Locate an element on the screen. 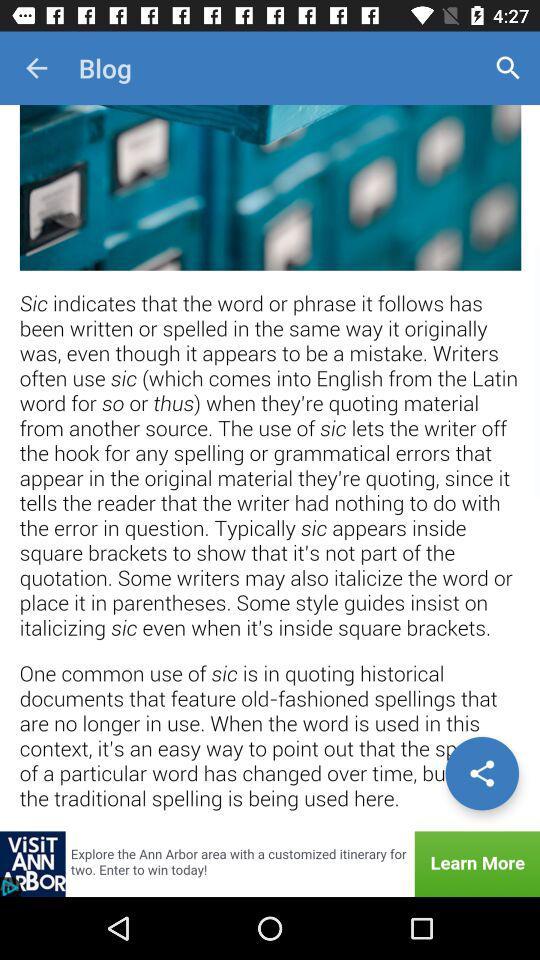 This screenshot has width=540, height=960. the share icon is located at coordinates (481, 772).